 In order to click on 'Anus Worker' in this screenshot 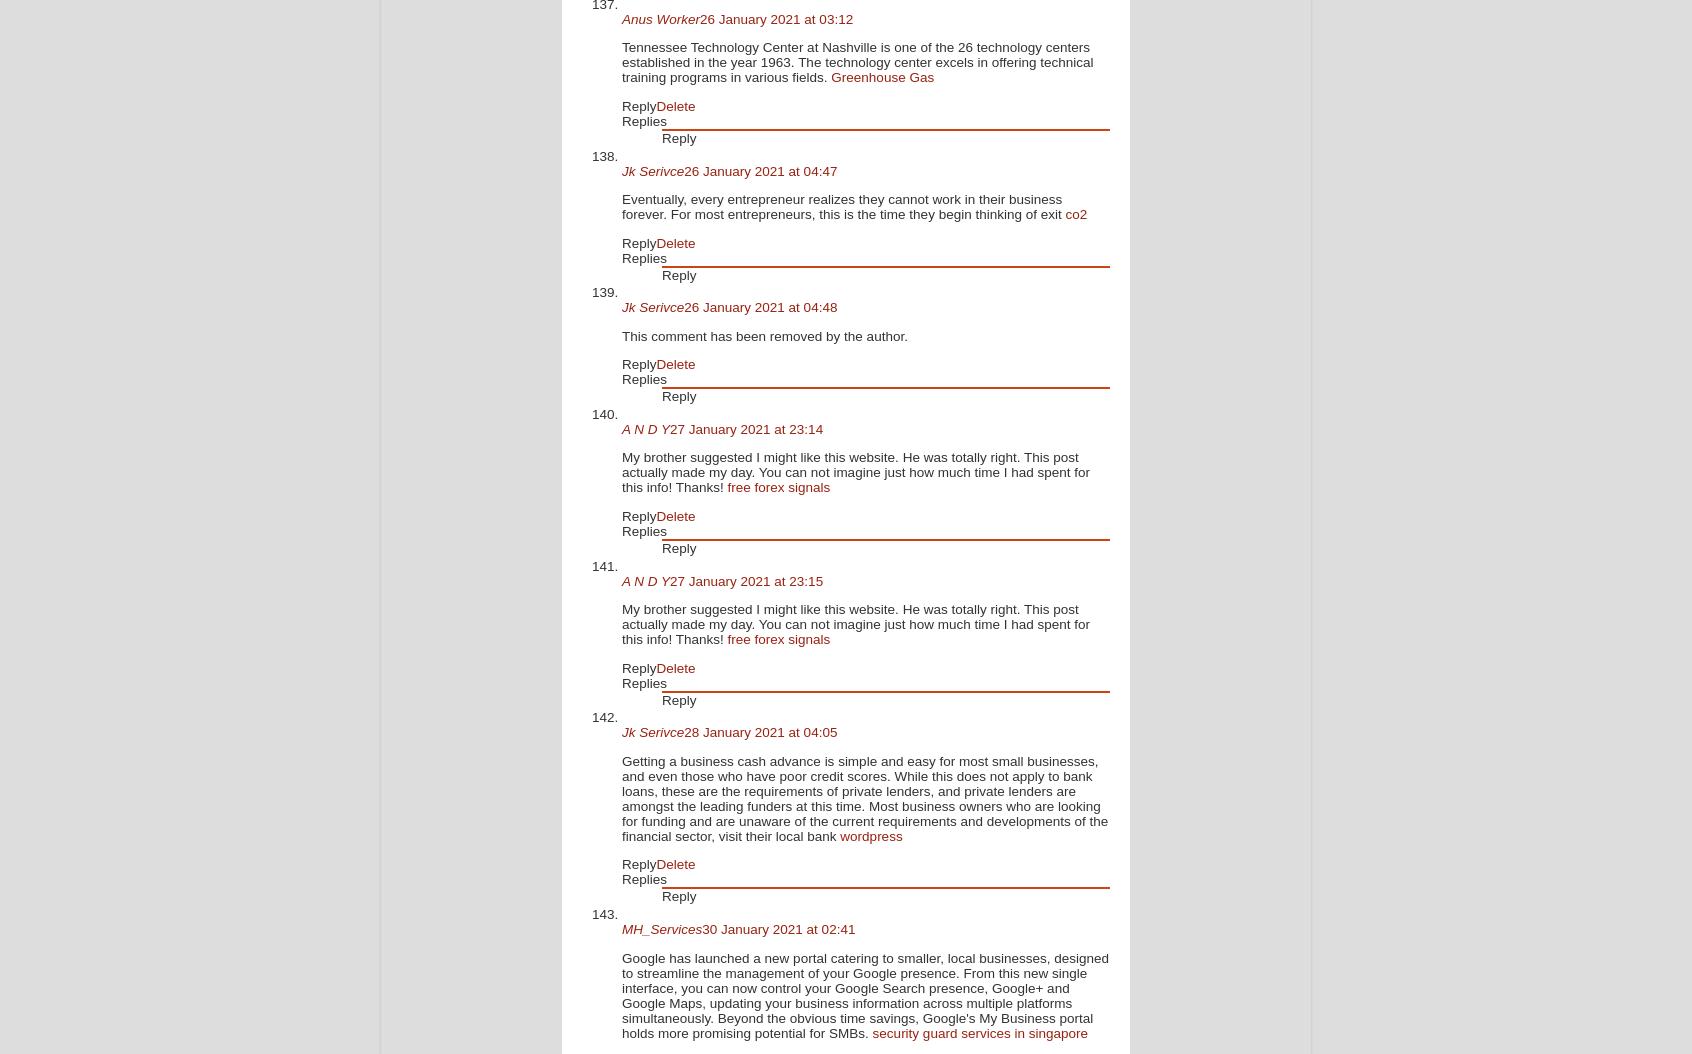, I will do `click(620, 18)`.